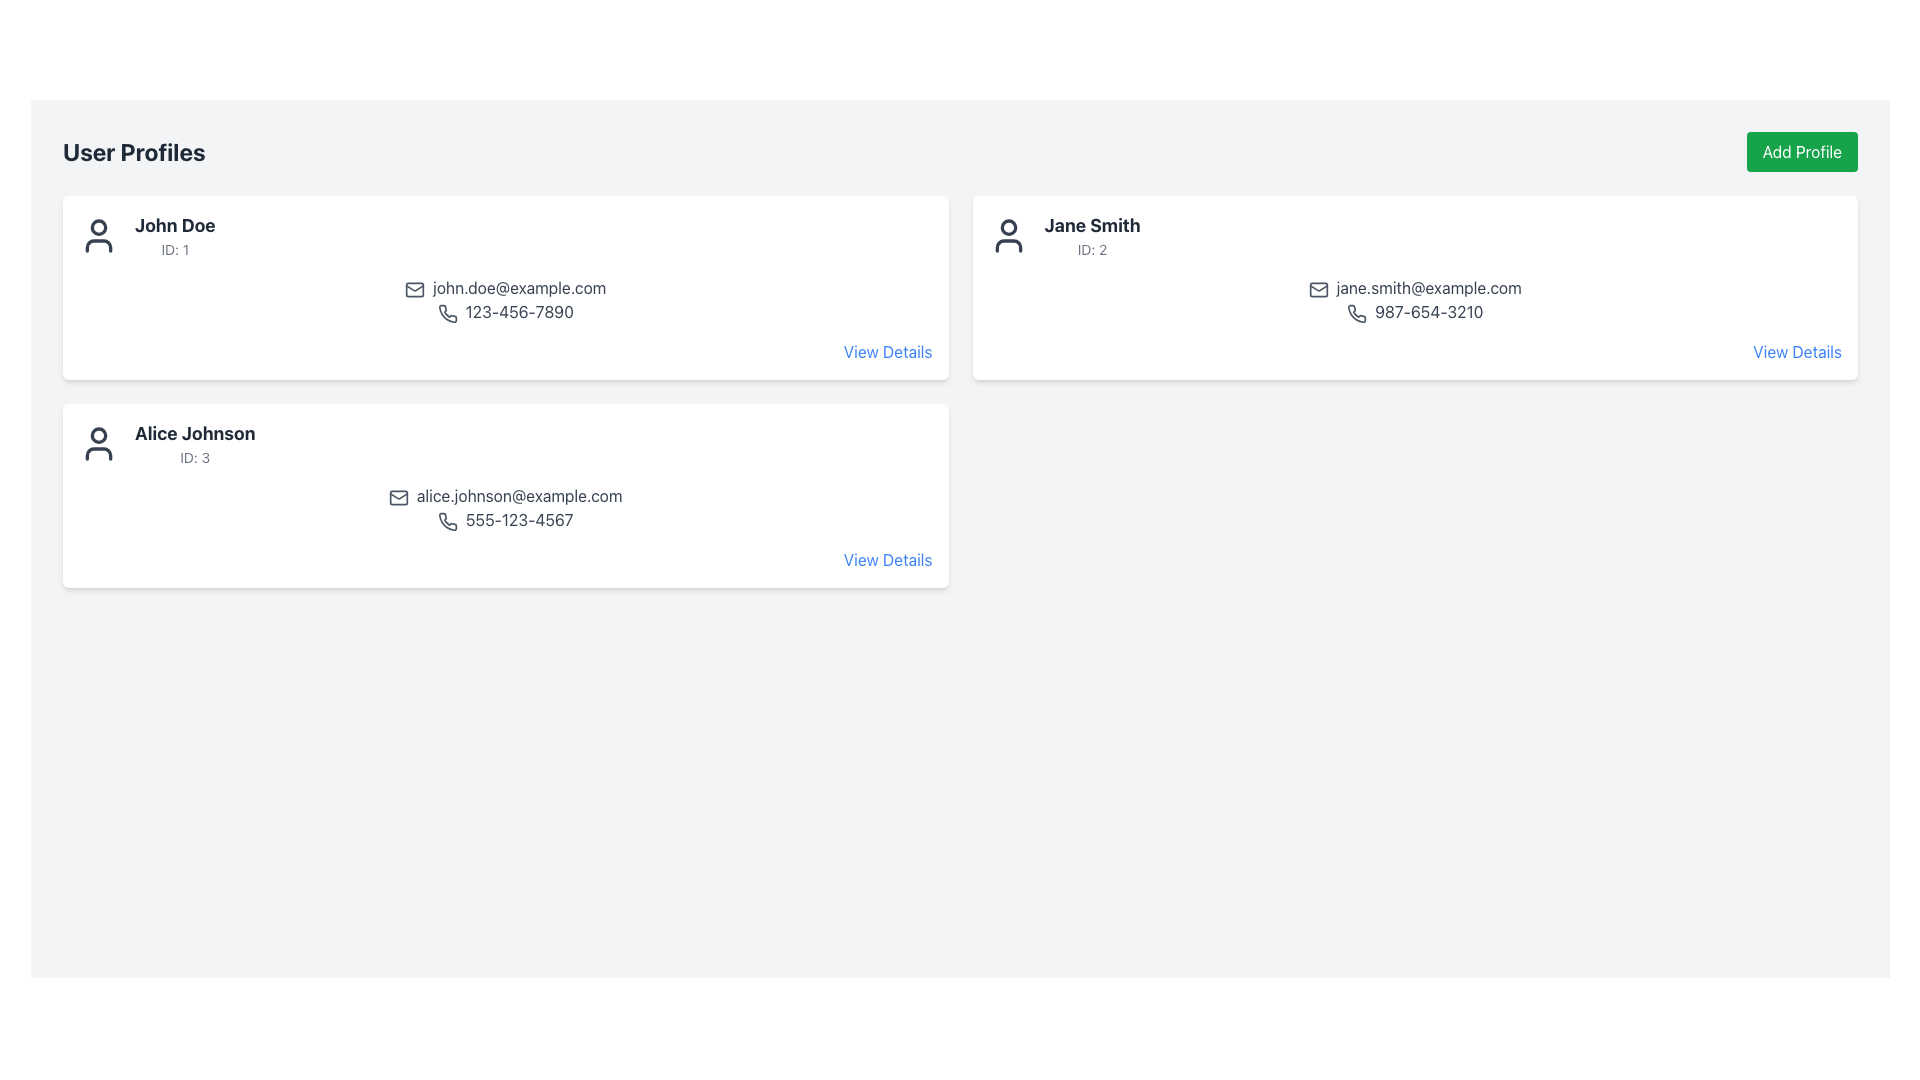 This screenshot has width=1920, height=1080. What do you see at coordinates (1414, 312) in the screenshot?
I see `on the phone number text label displaying '987-654-3210' located beneath the email address 'jane.smith@example.com' within the profile card for 'Jane Smith'` at bounding box center [1414, 312].